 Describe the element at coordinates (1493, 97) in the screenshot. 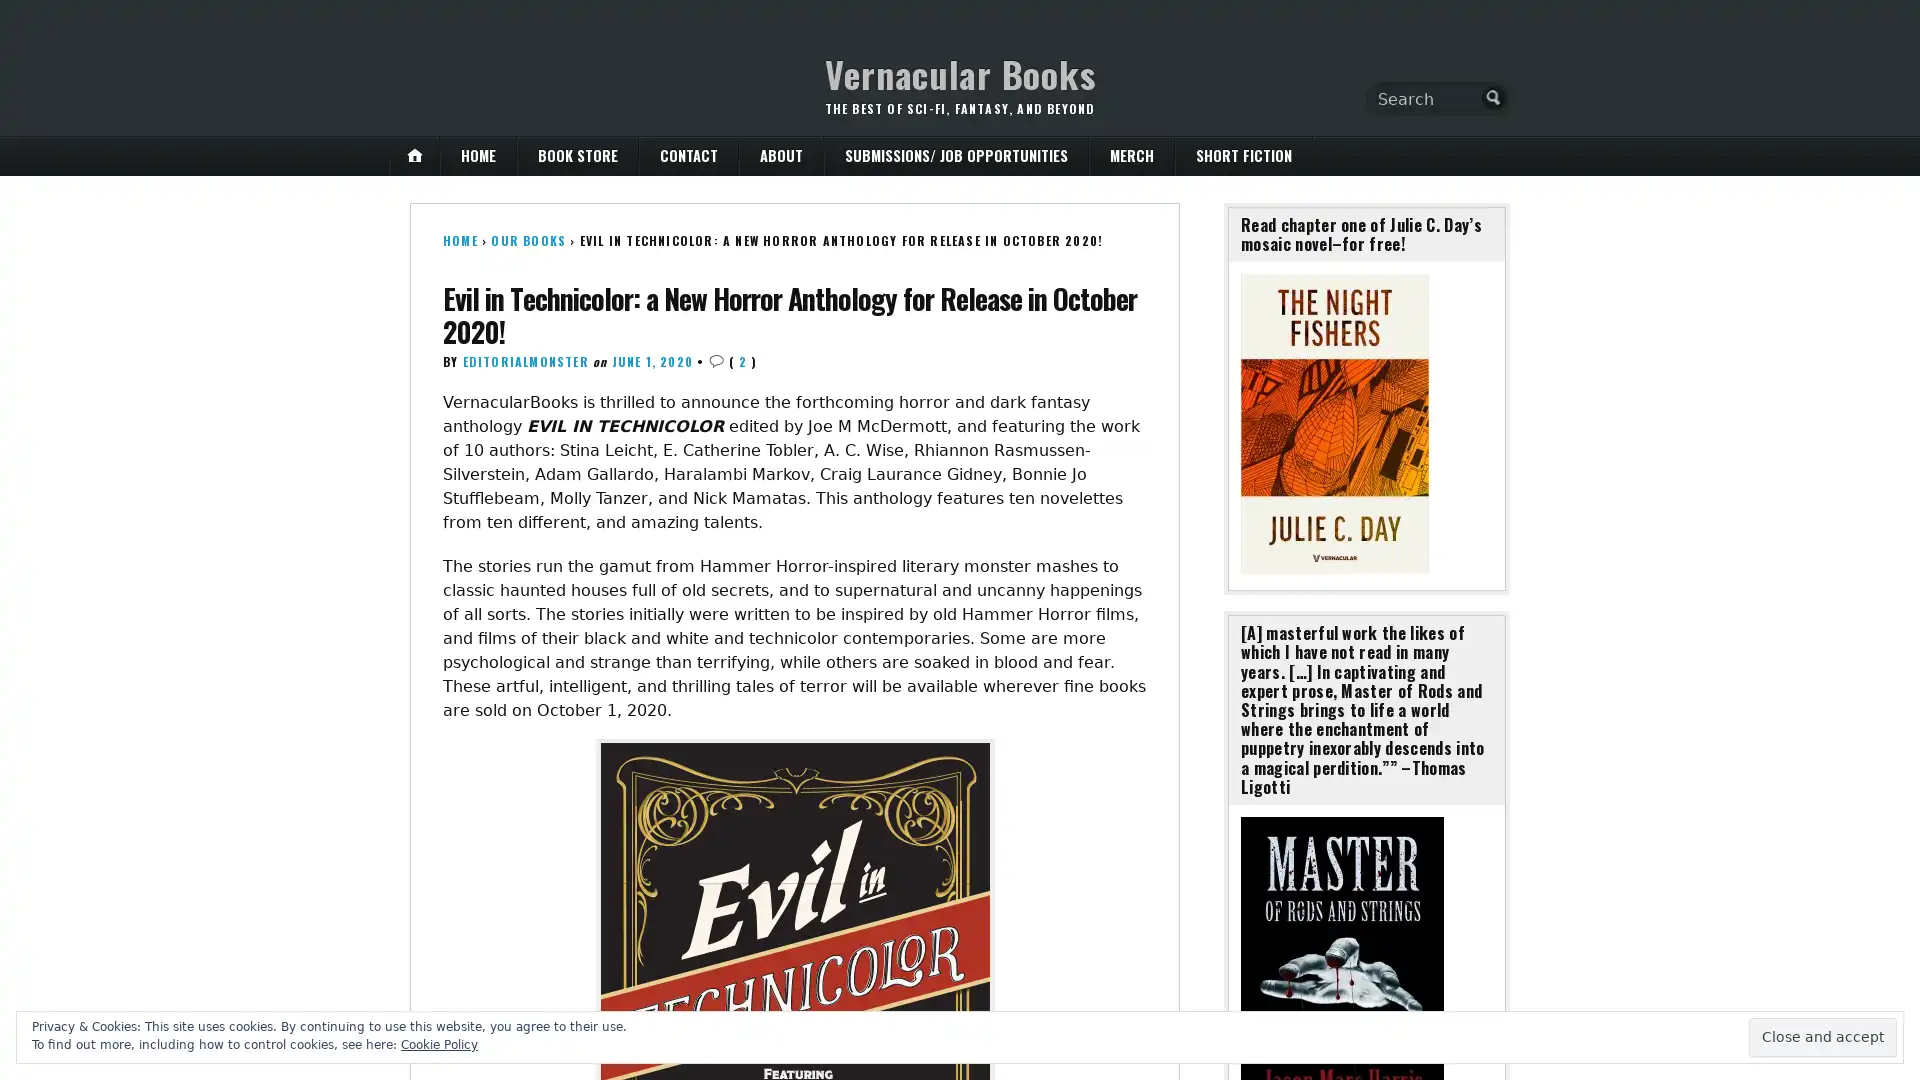

I see `Submit` at that location.